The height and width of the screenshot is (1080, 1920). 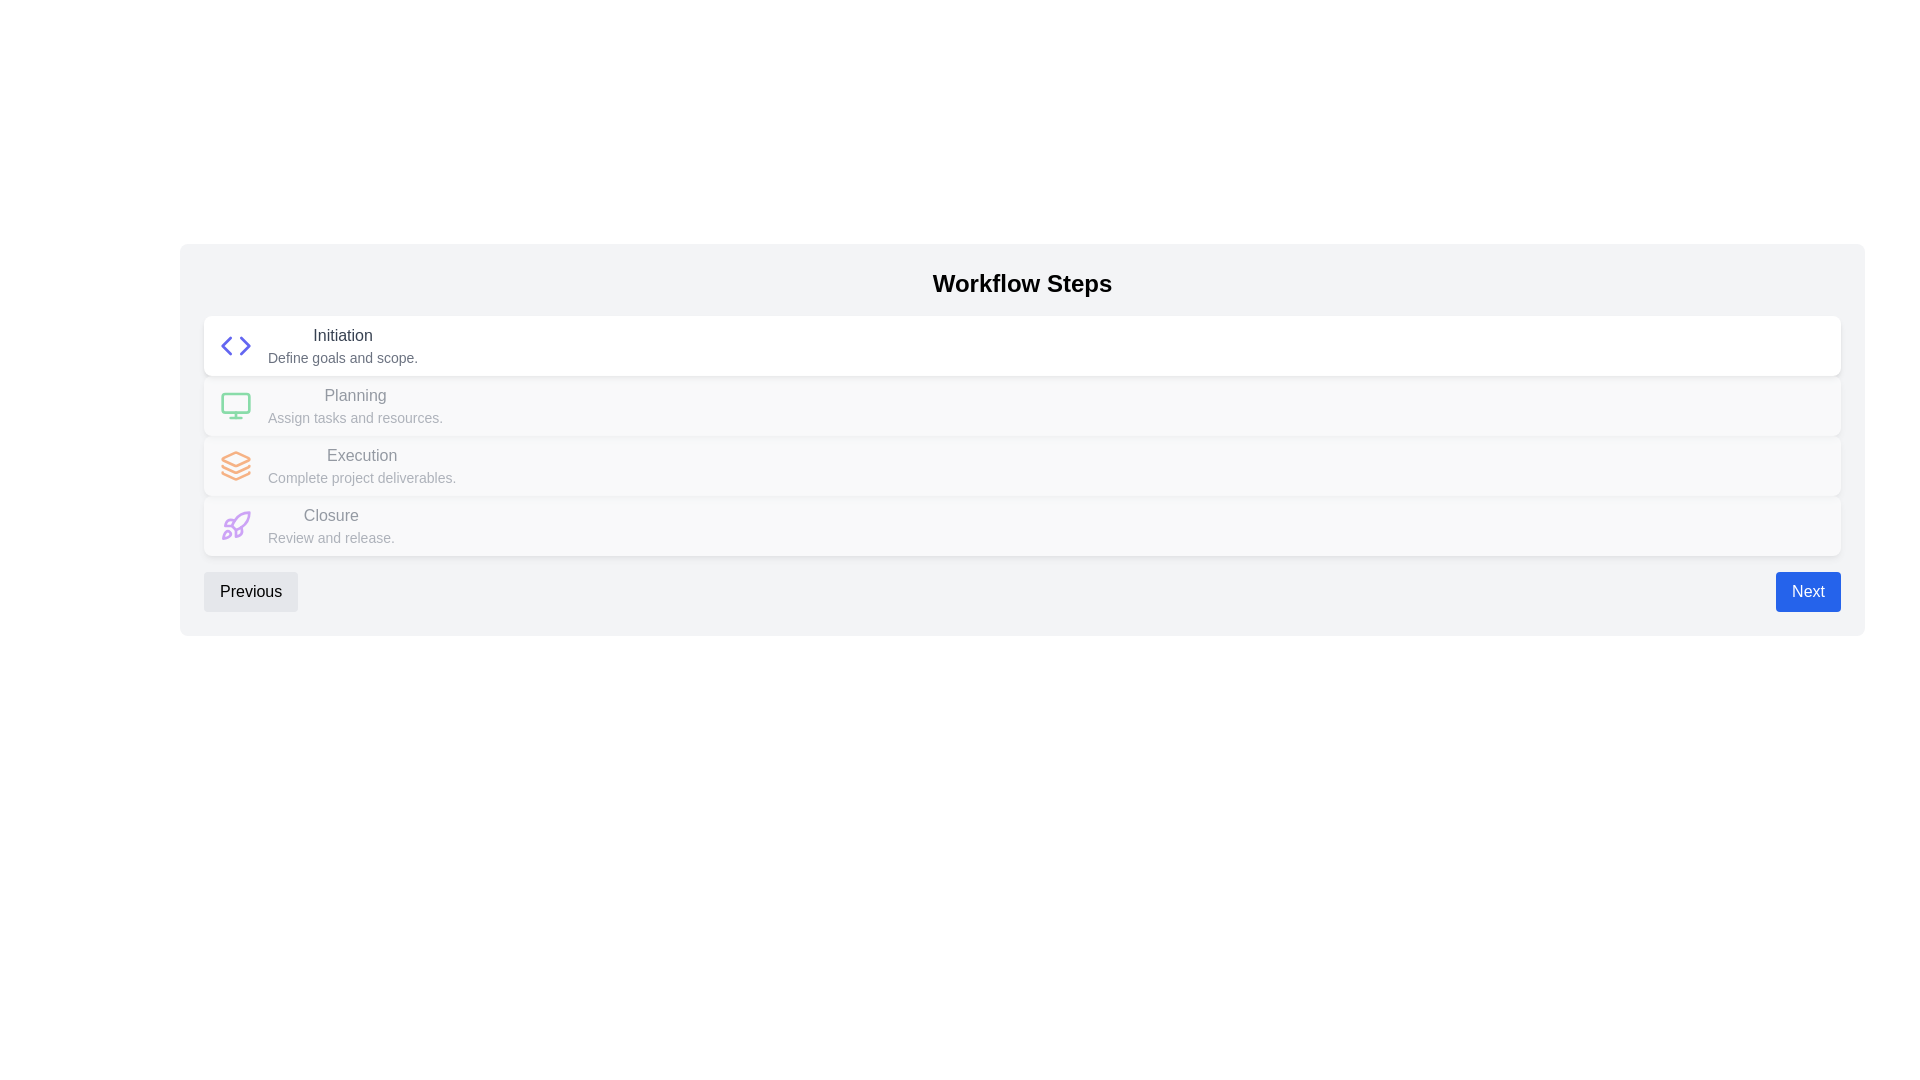 What do you see at coordinates (343, 334) in the screenshot?
I see `the text label displaying 'Initiation' in gray color, positioned on a horizontal white panel above the description 'Define goals and scope.'` at bounding box center [343, 334].